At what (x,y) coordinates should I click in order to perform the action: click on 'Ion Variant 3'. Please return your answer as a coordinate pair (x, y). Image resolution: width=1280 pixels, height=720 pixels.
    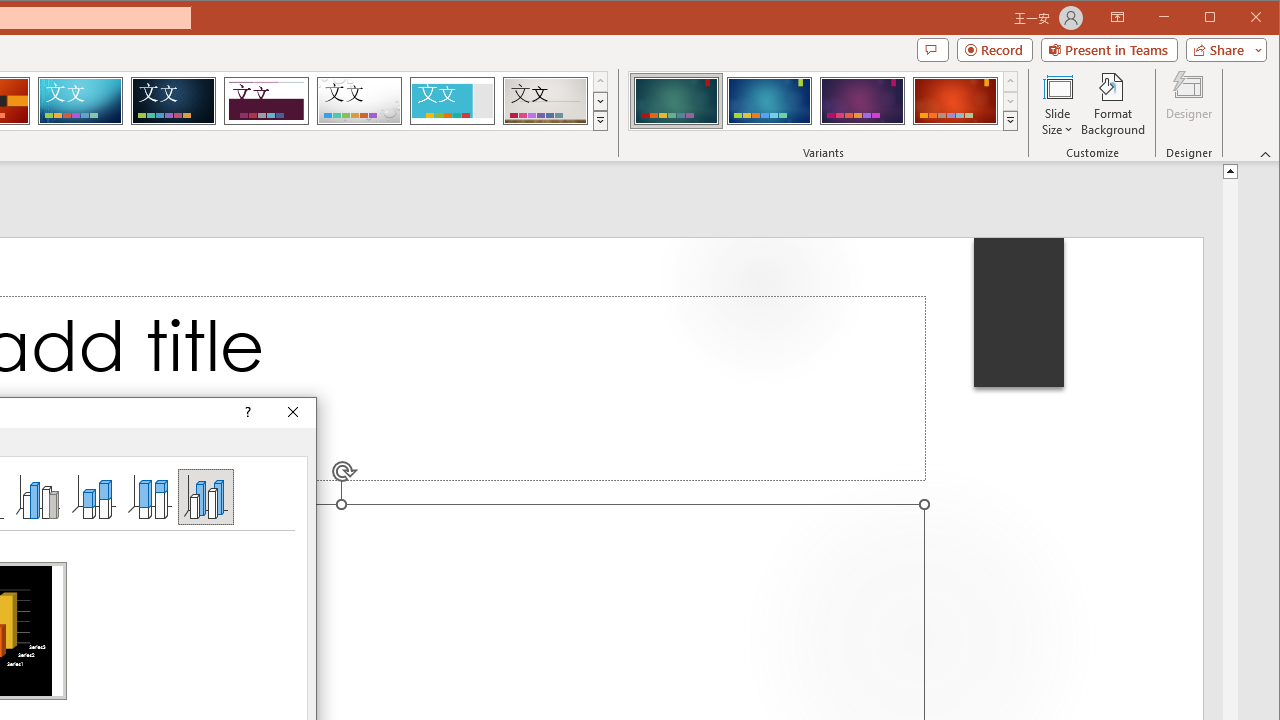
    Looking at the image, I should click on (862, 100).